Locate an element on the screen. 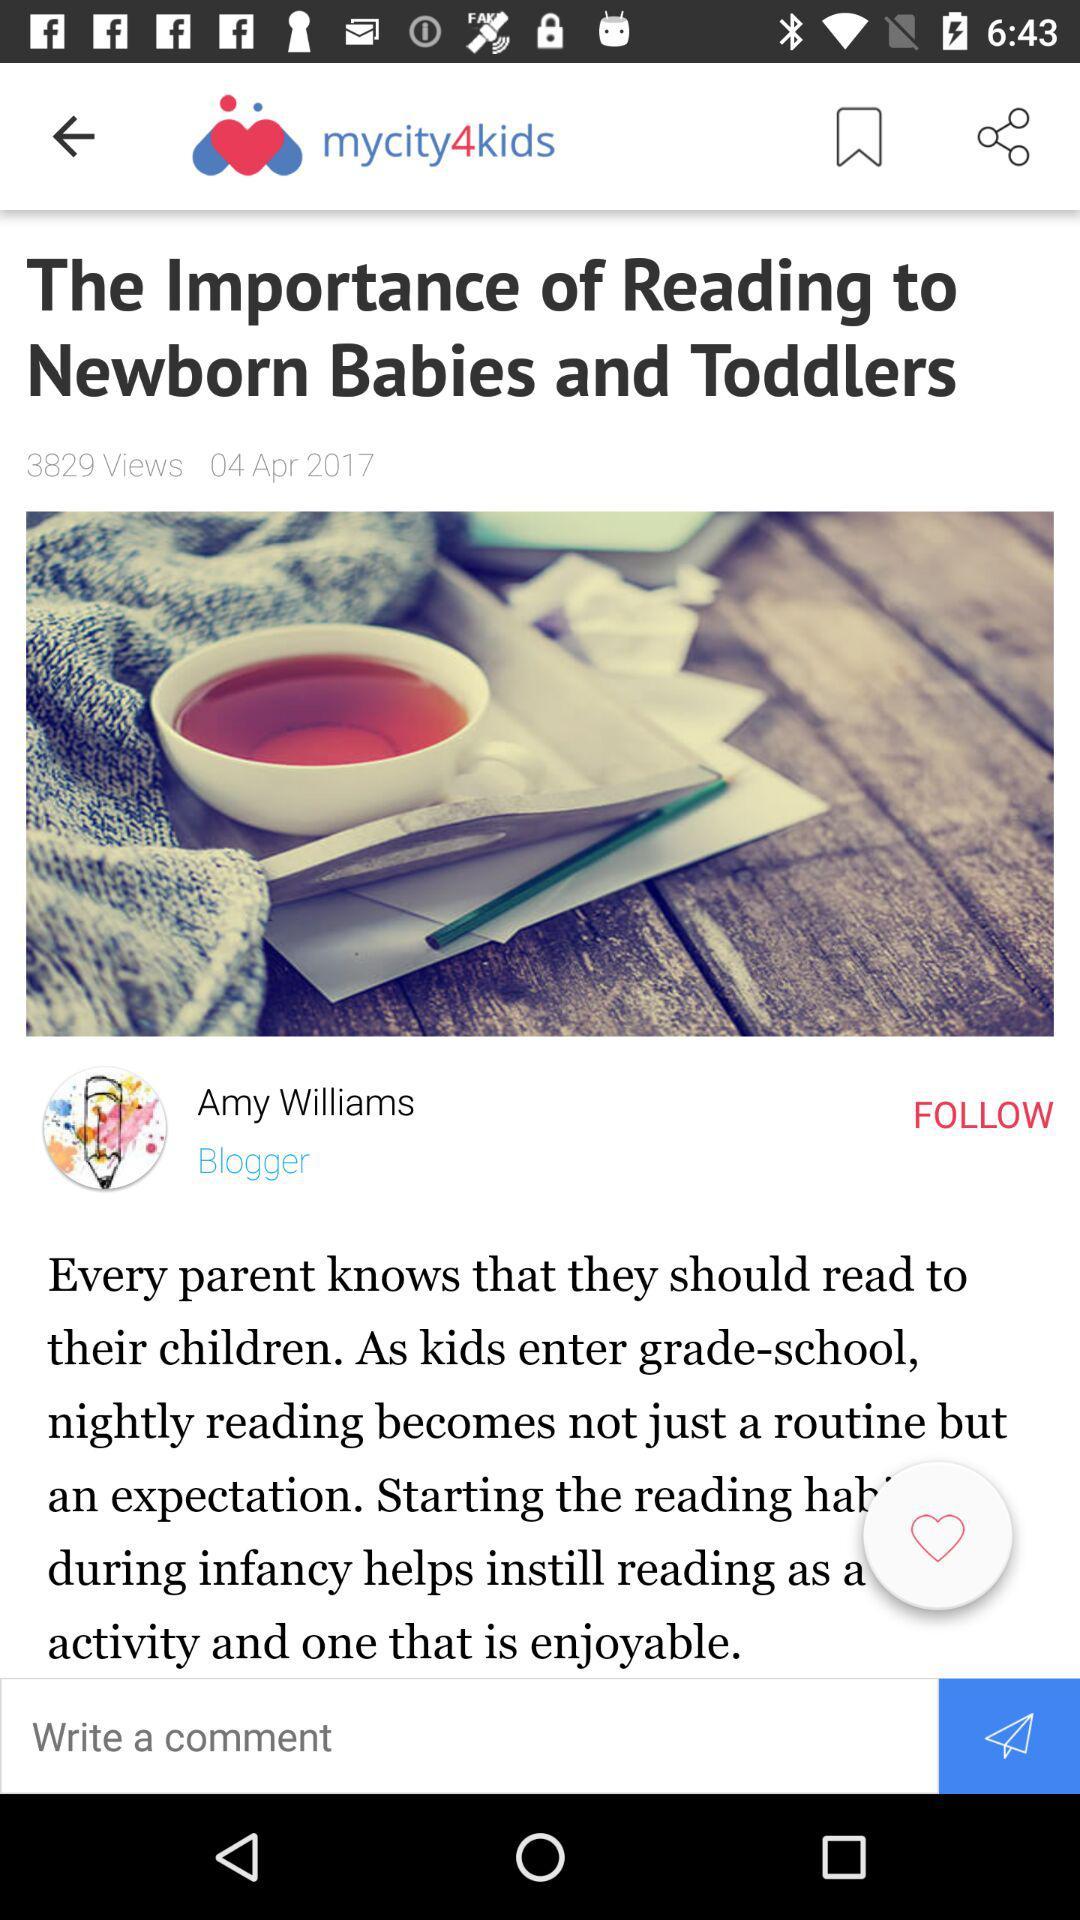 This screenshot has width=1080, height=1920. the item next to follow icon is located at coordinates (293, 1095).